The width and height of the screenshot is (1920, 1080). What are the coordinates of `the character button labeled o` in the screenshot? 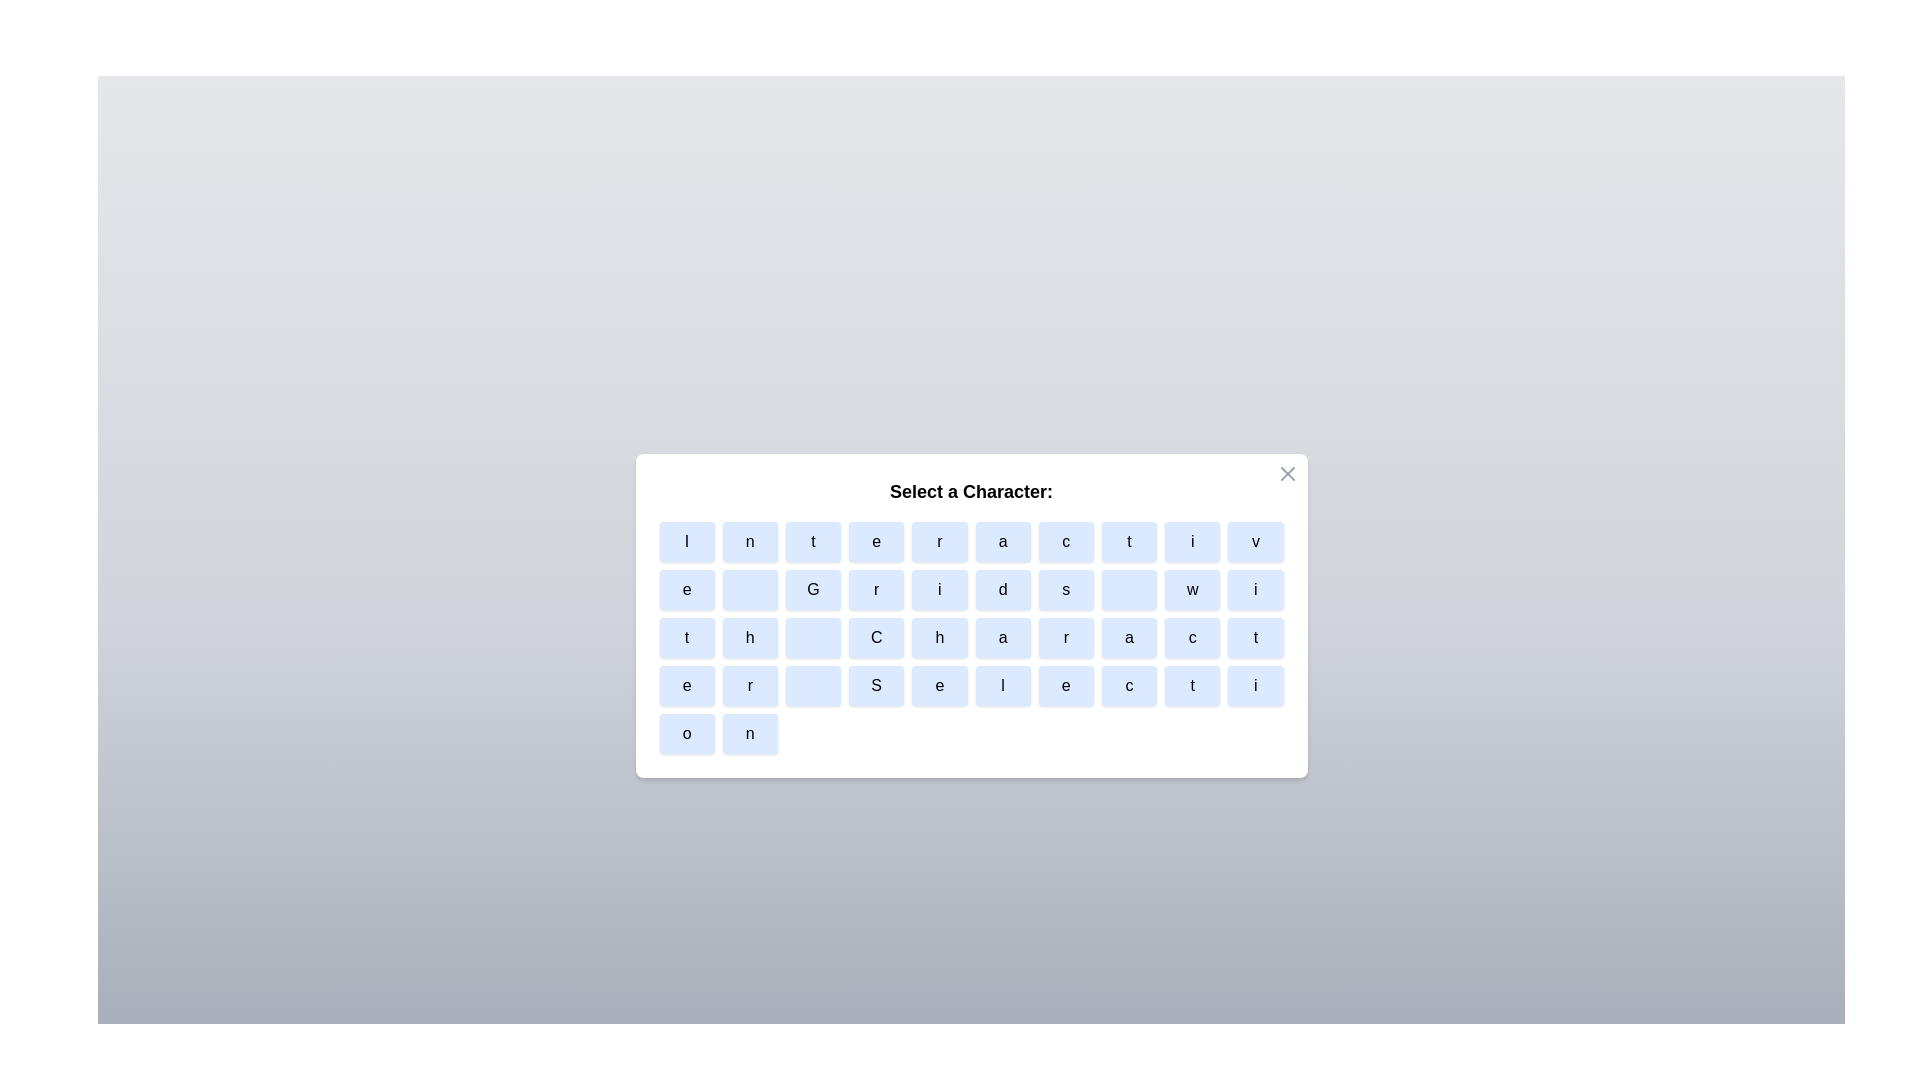 It's located at (687, 733).